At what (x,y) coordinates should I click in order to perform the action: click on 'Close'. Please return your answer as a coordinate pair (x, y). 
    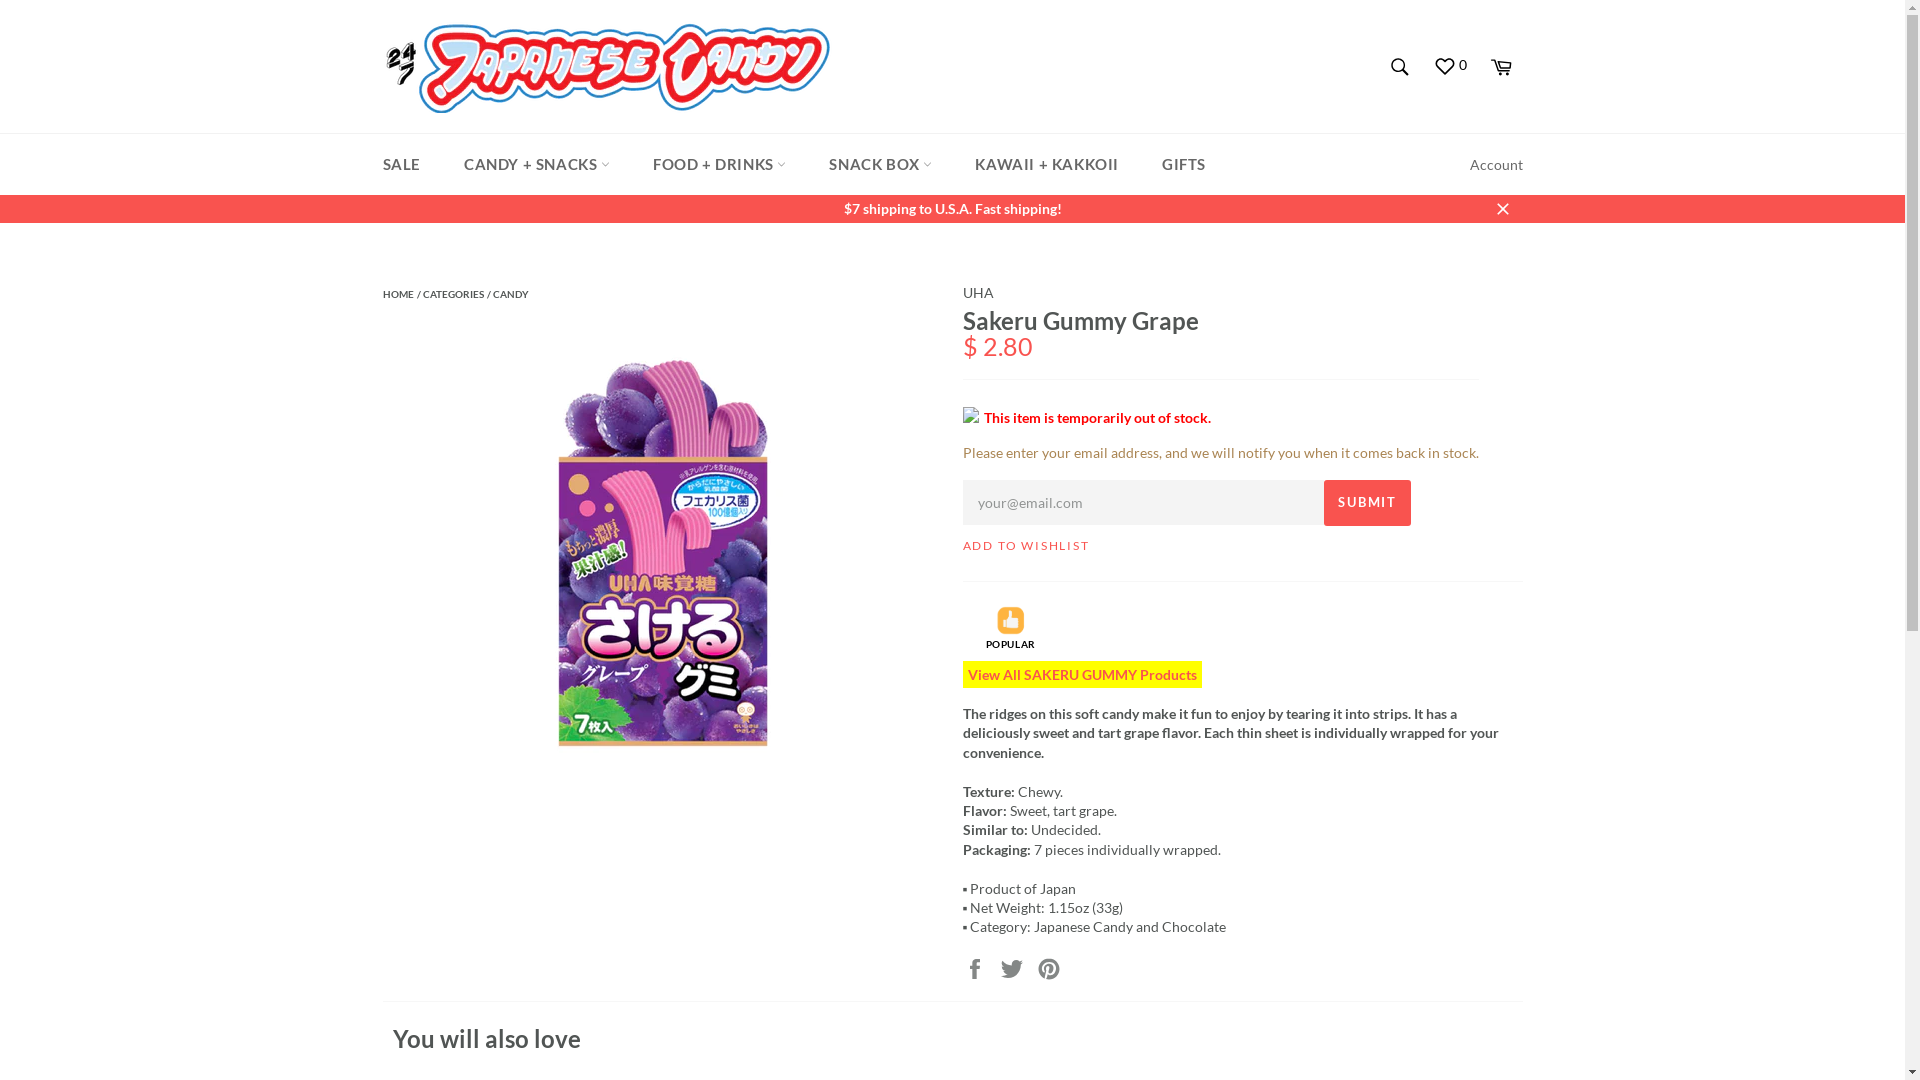
    Looking at the image, I should click on (1502, 208).